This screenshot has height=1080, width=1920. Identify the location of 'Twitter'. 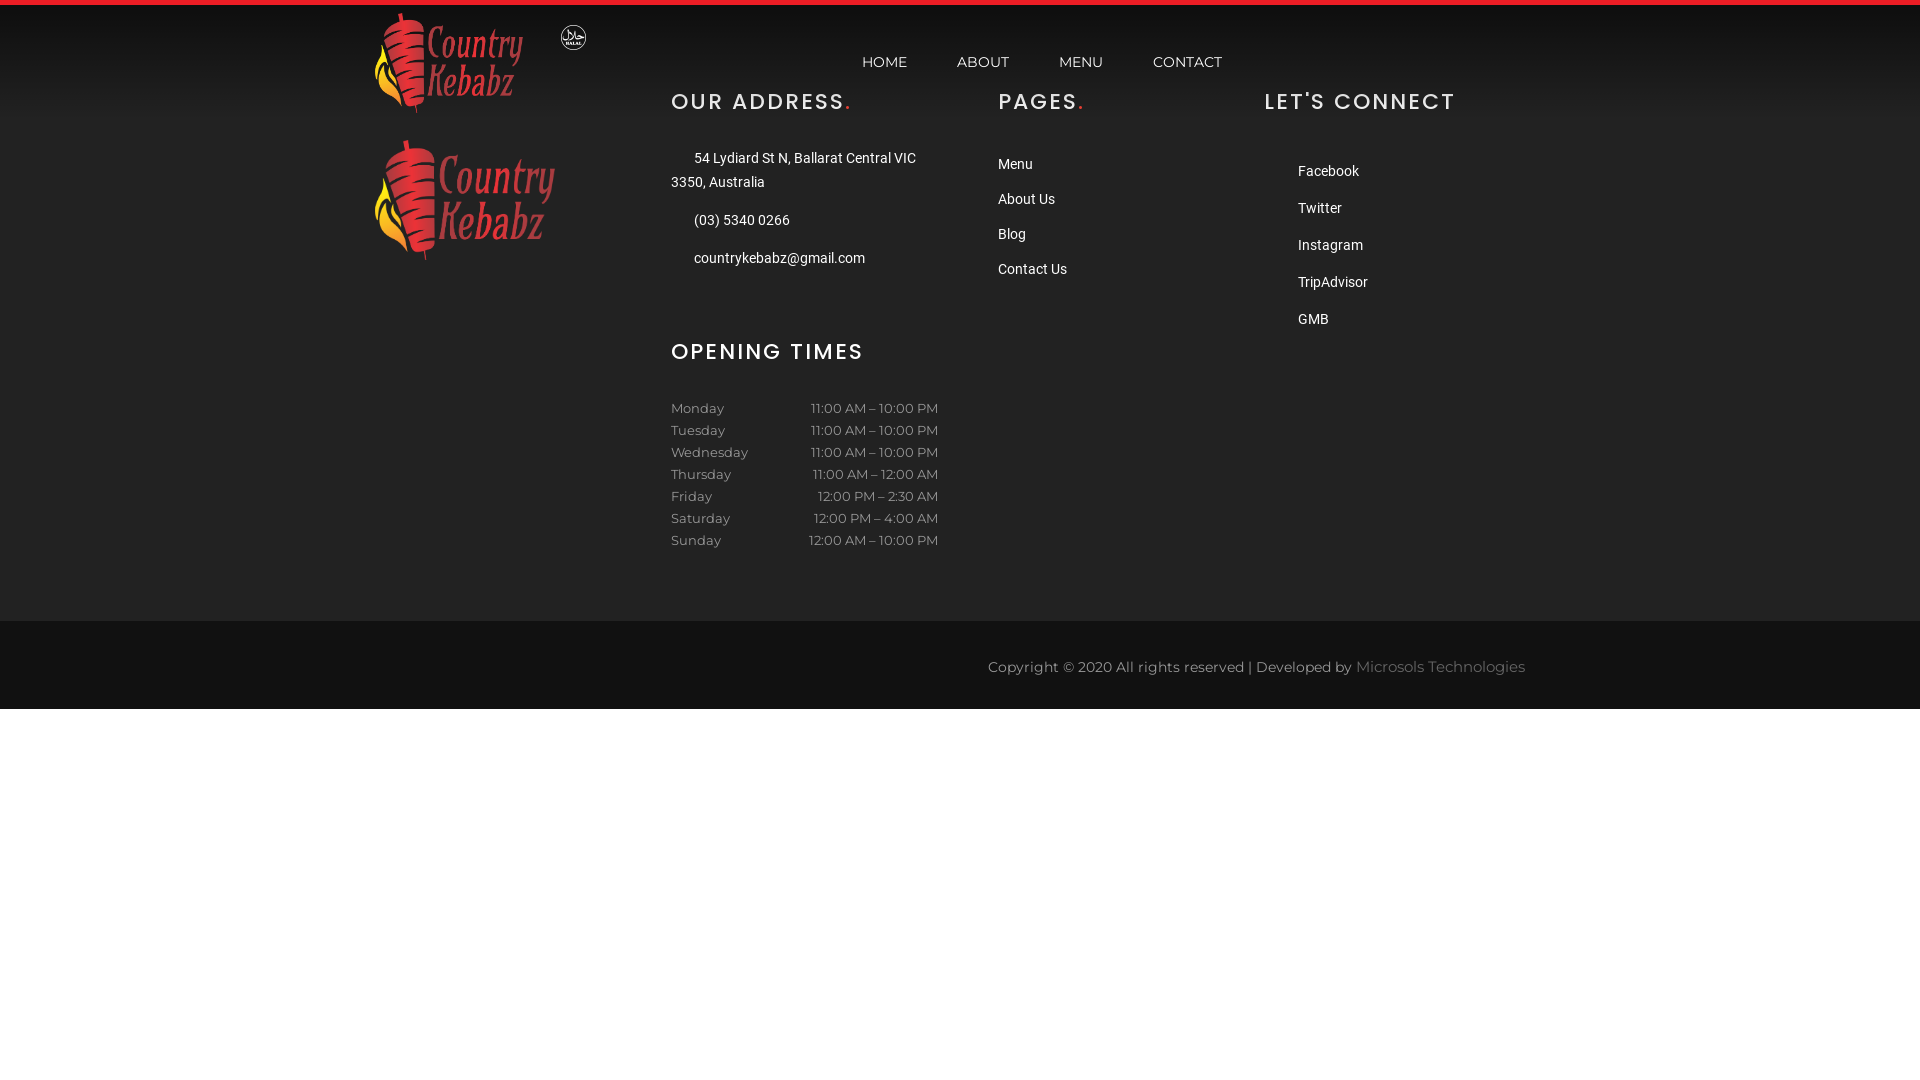
(1320, 208).